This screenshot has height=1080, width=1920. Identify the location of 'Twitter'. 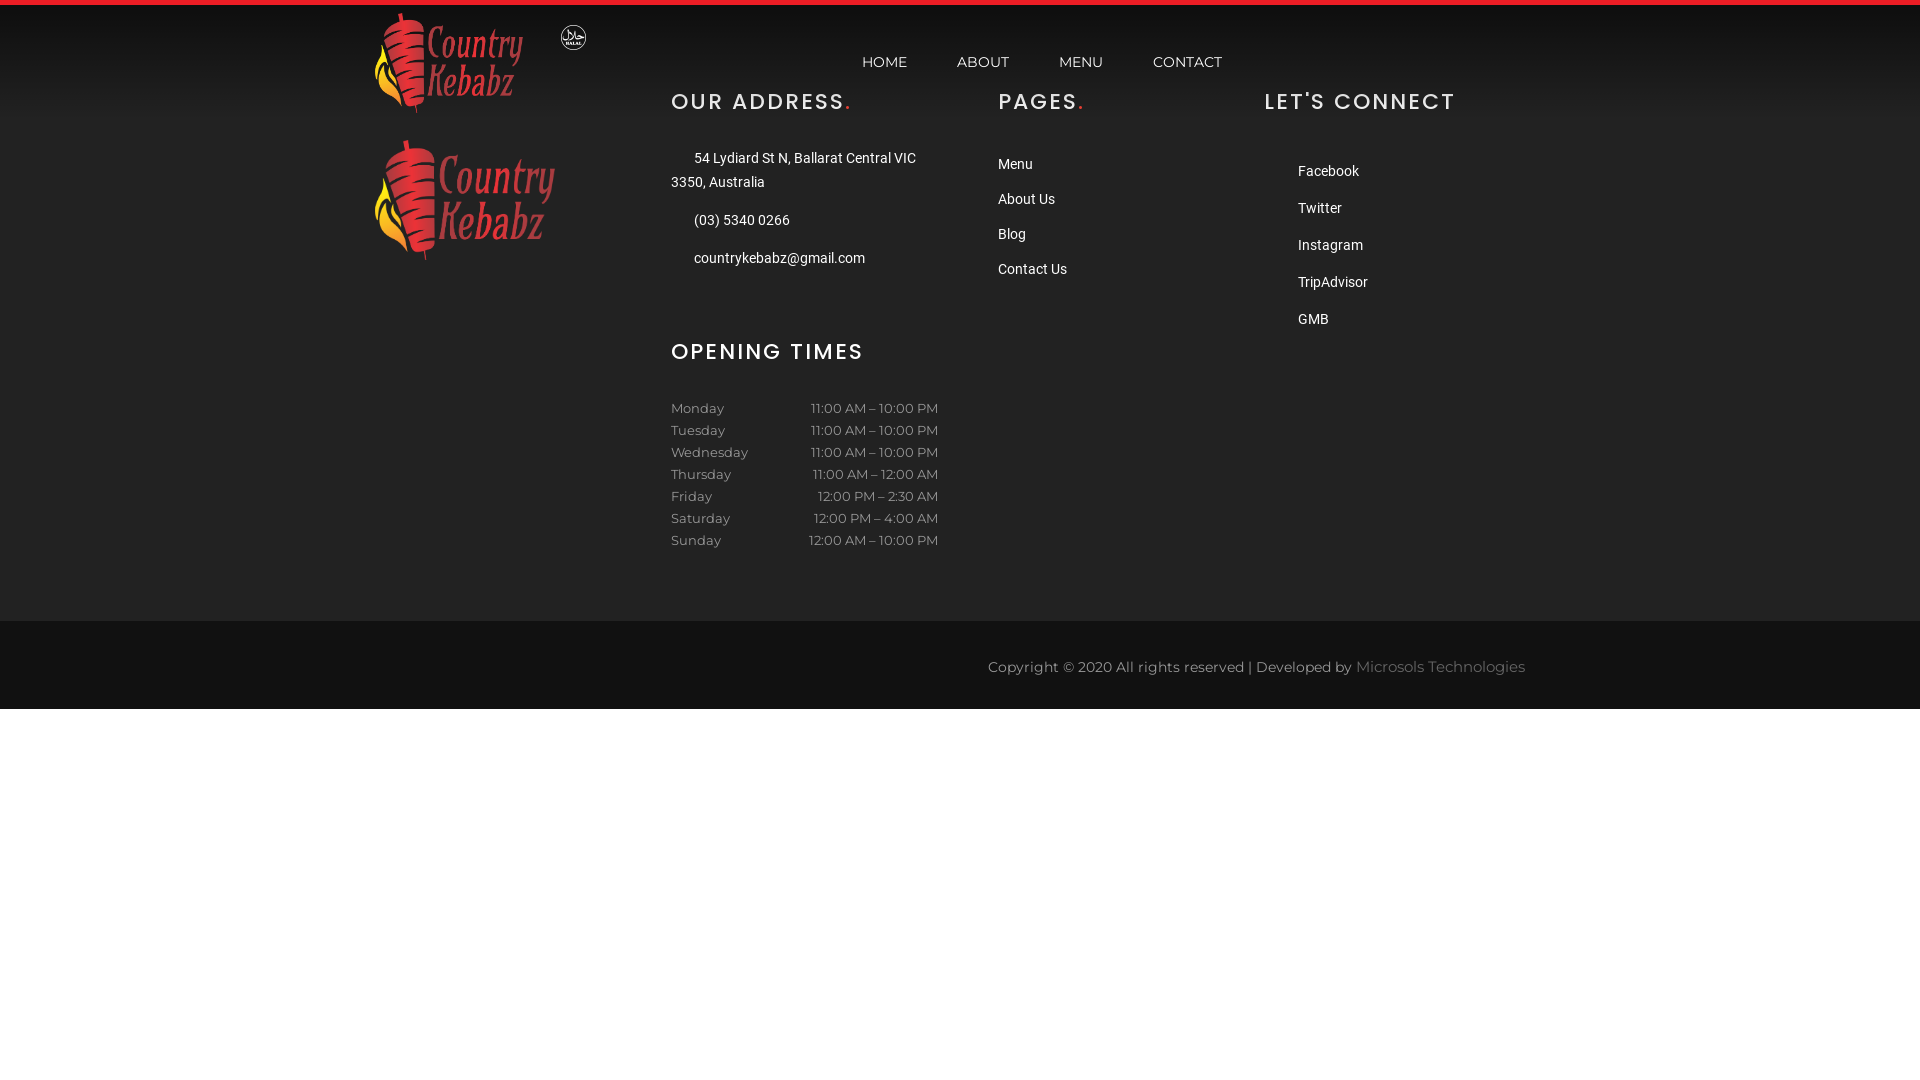
(1320, 208).